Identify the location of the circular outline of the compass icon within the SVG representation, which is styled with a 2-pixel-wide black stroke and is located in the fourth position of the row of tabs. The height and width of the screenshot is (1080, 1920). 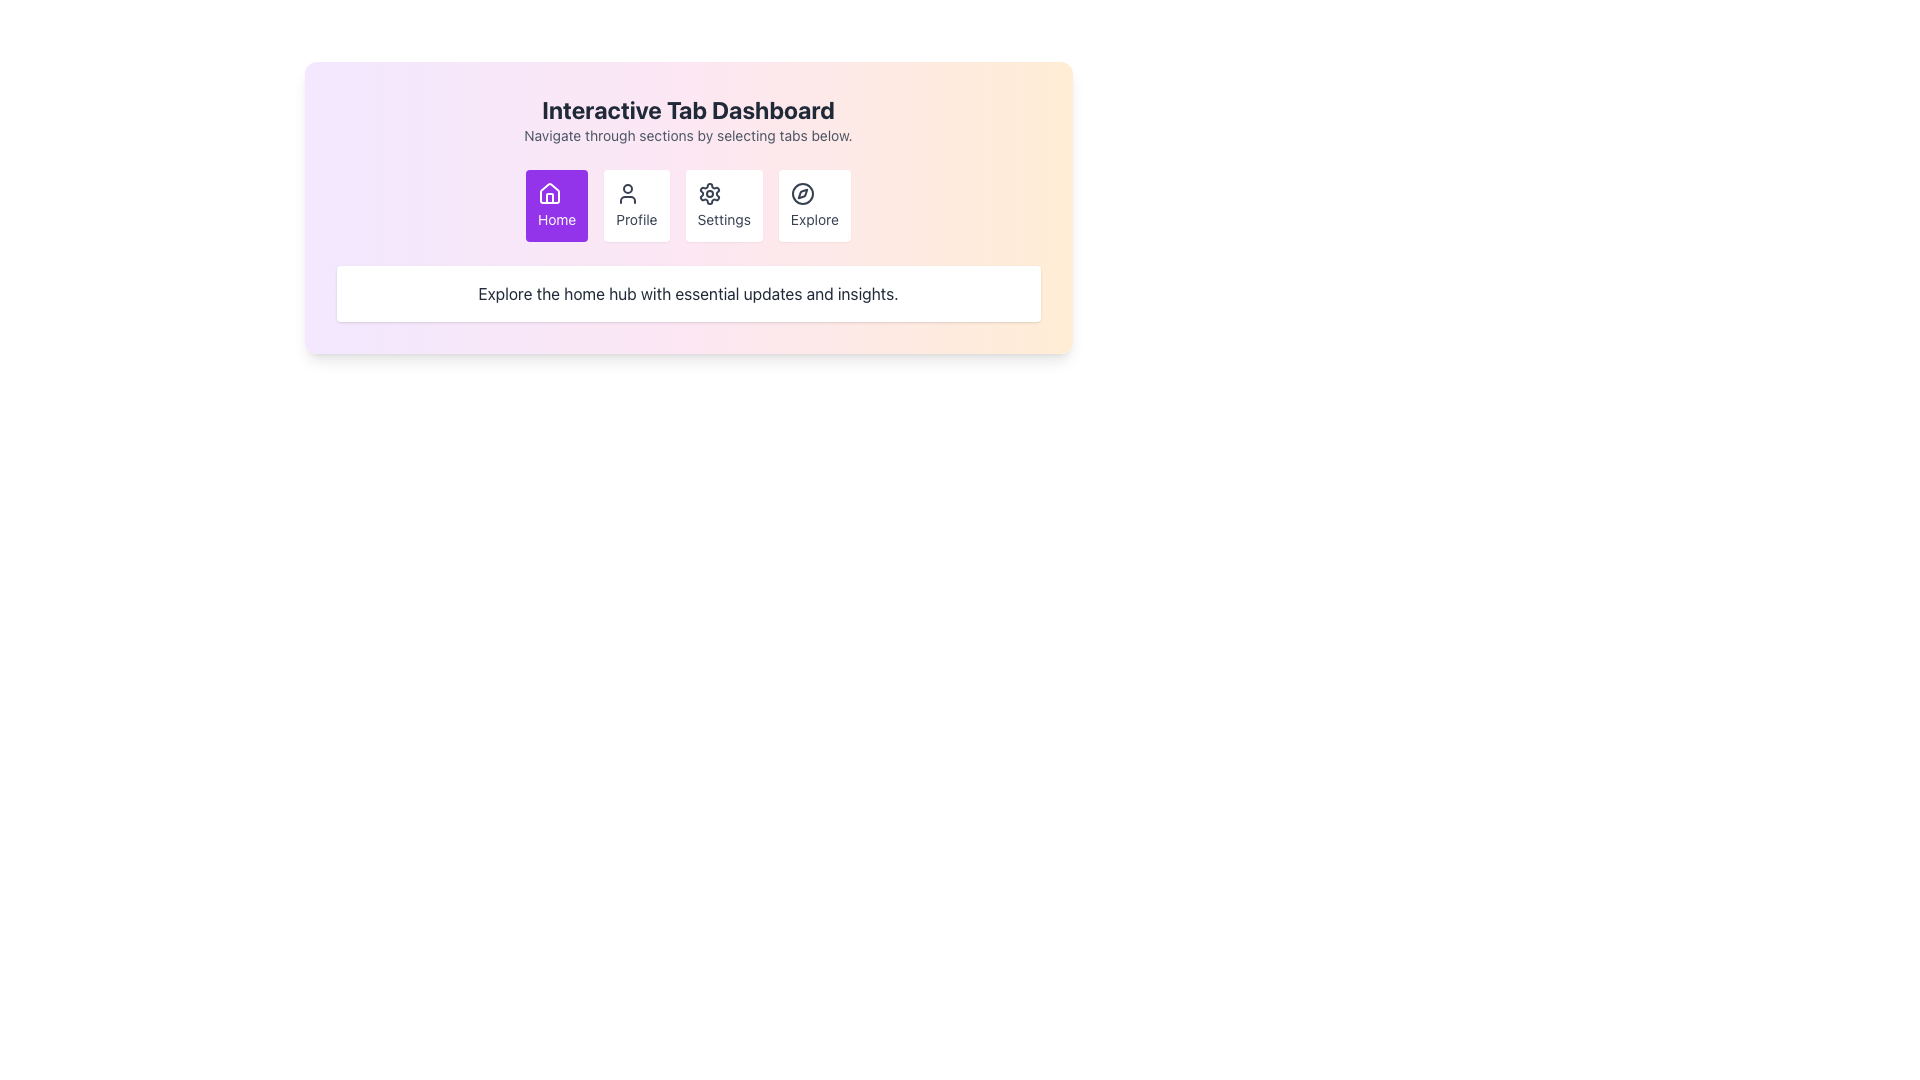
(802, 193).